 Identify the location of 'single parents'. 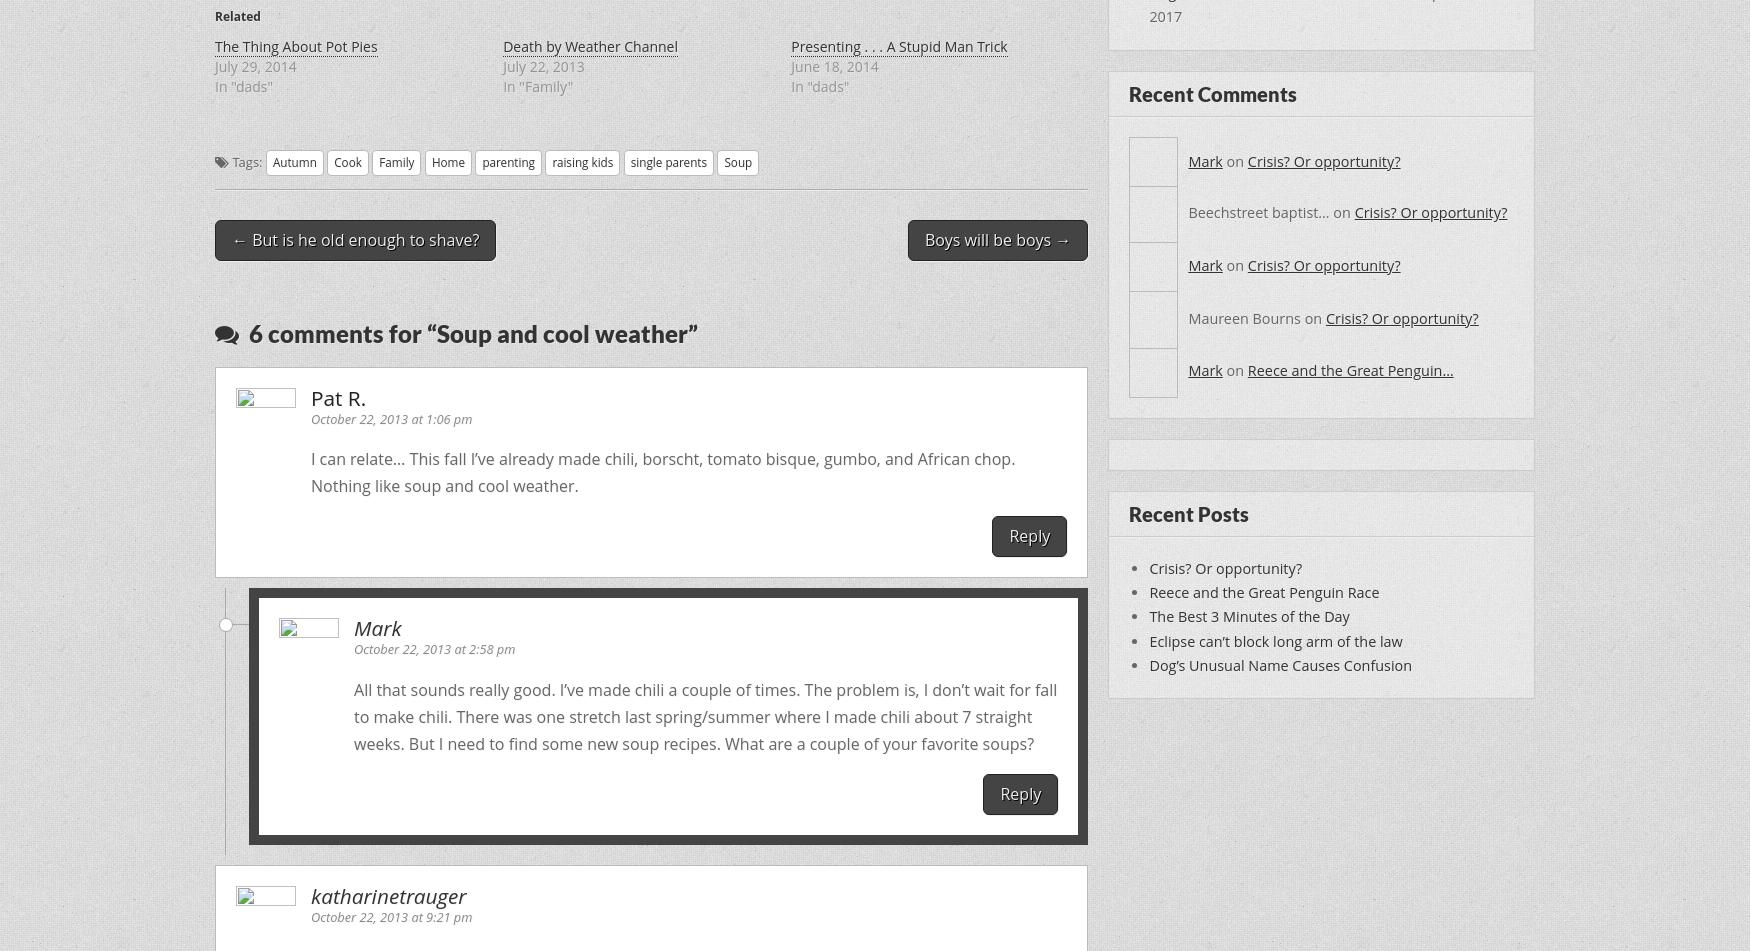
(667, 161).